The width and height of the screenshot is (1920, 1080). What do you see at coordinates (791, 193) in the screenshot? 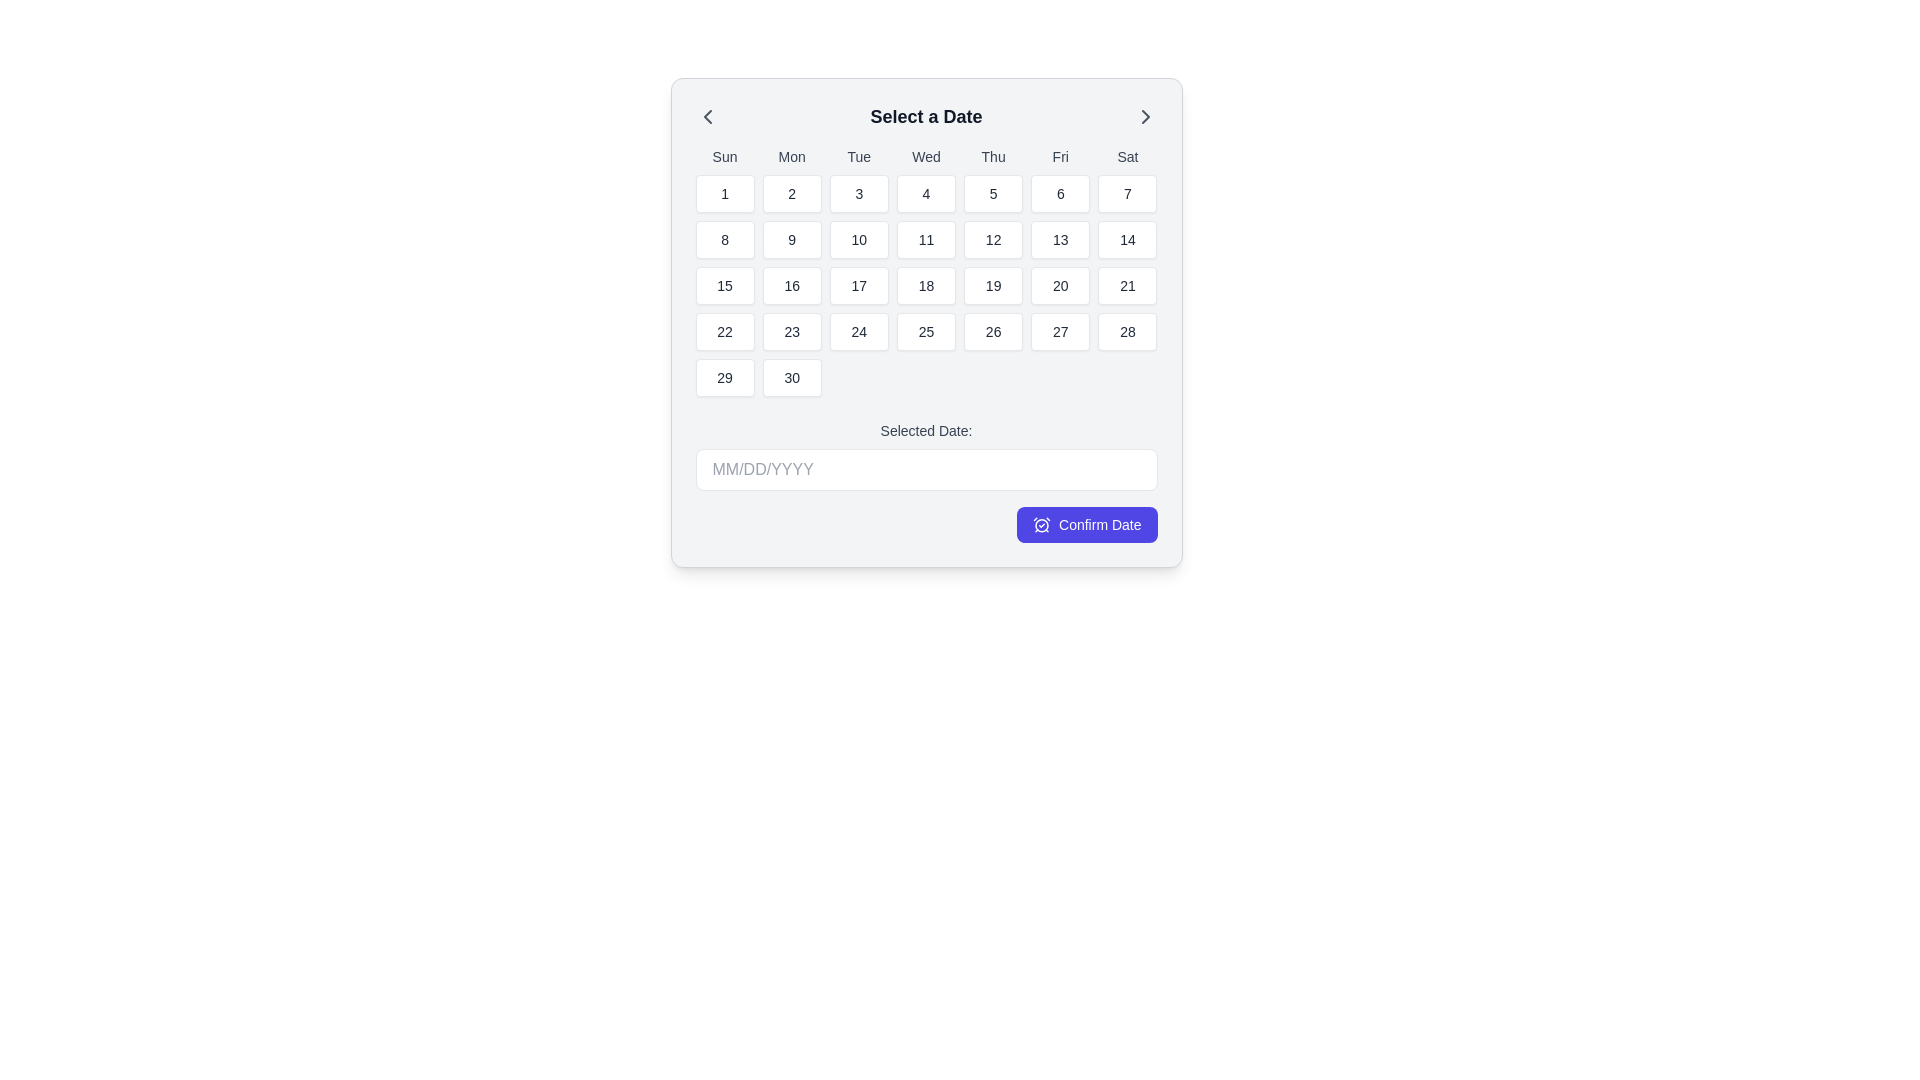
I see `the rectangular button with rounded corners labeled '2'` at bounding box center [791, 193].